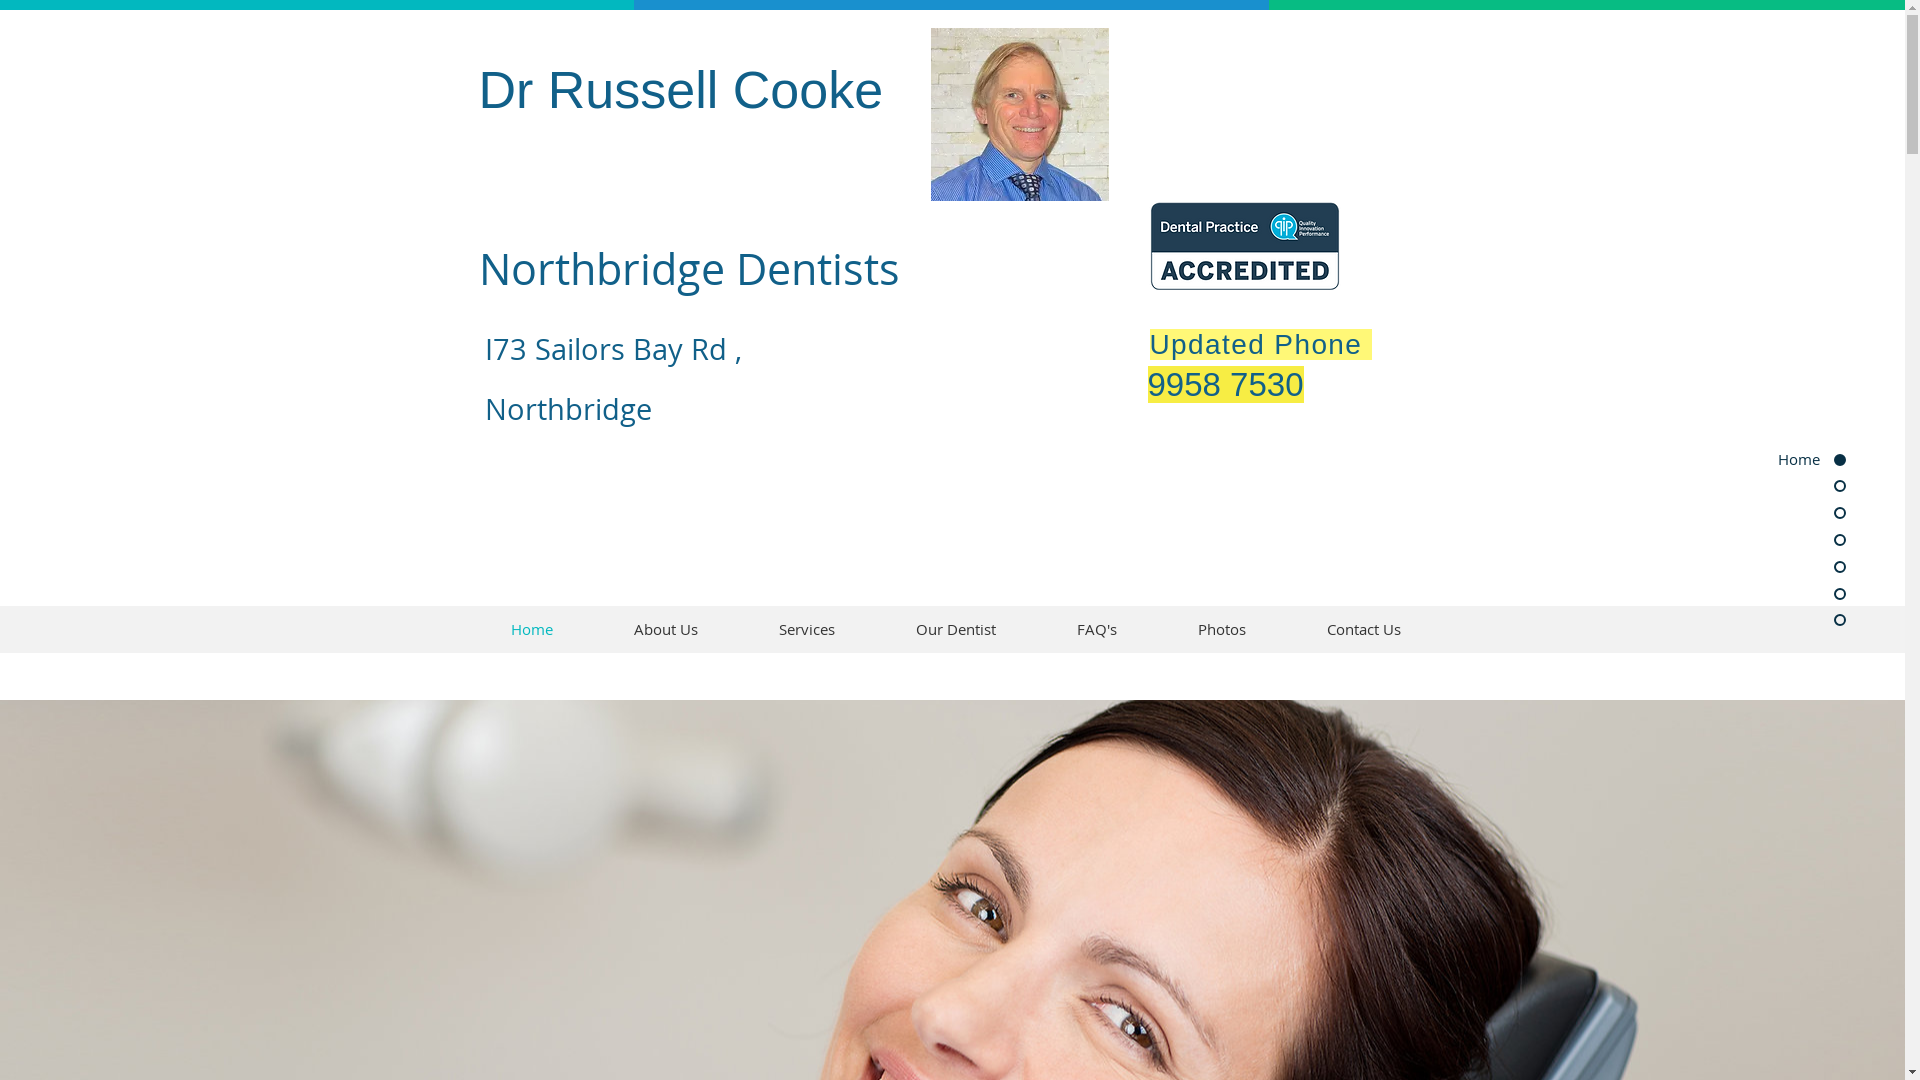  I want to click on 'About Us', so click(666, 628).